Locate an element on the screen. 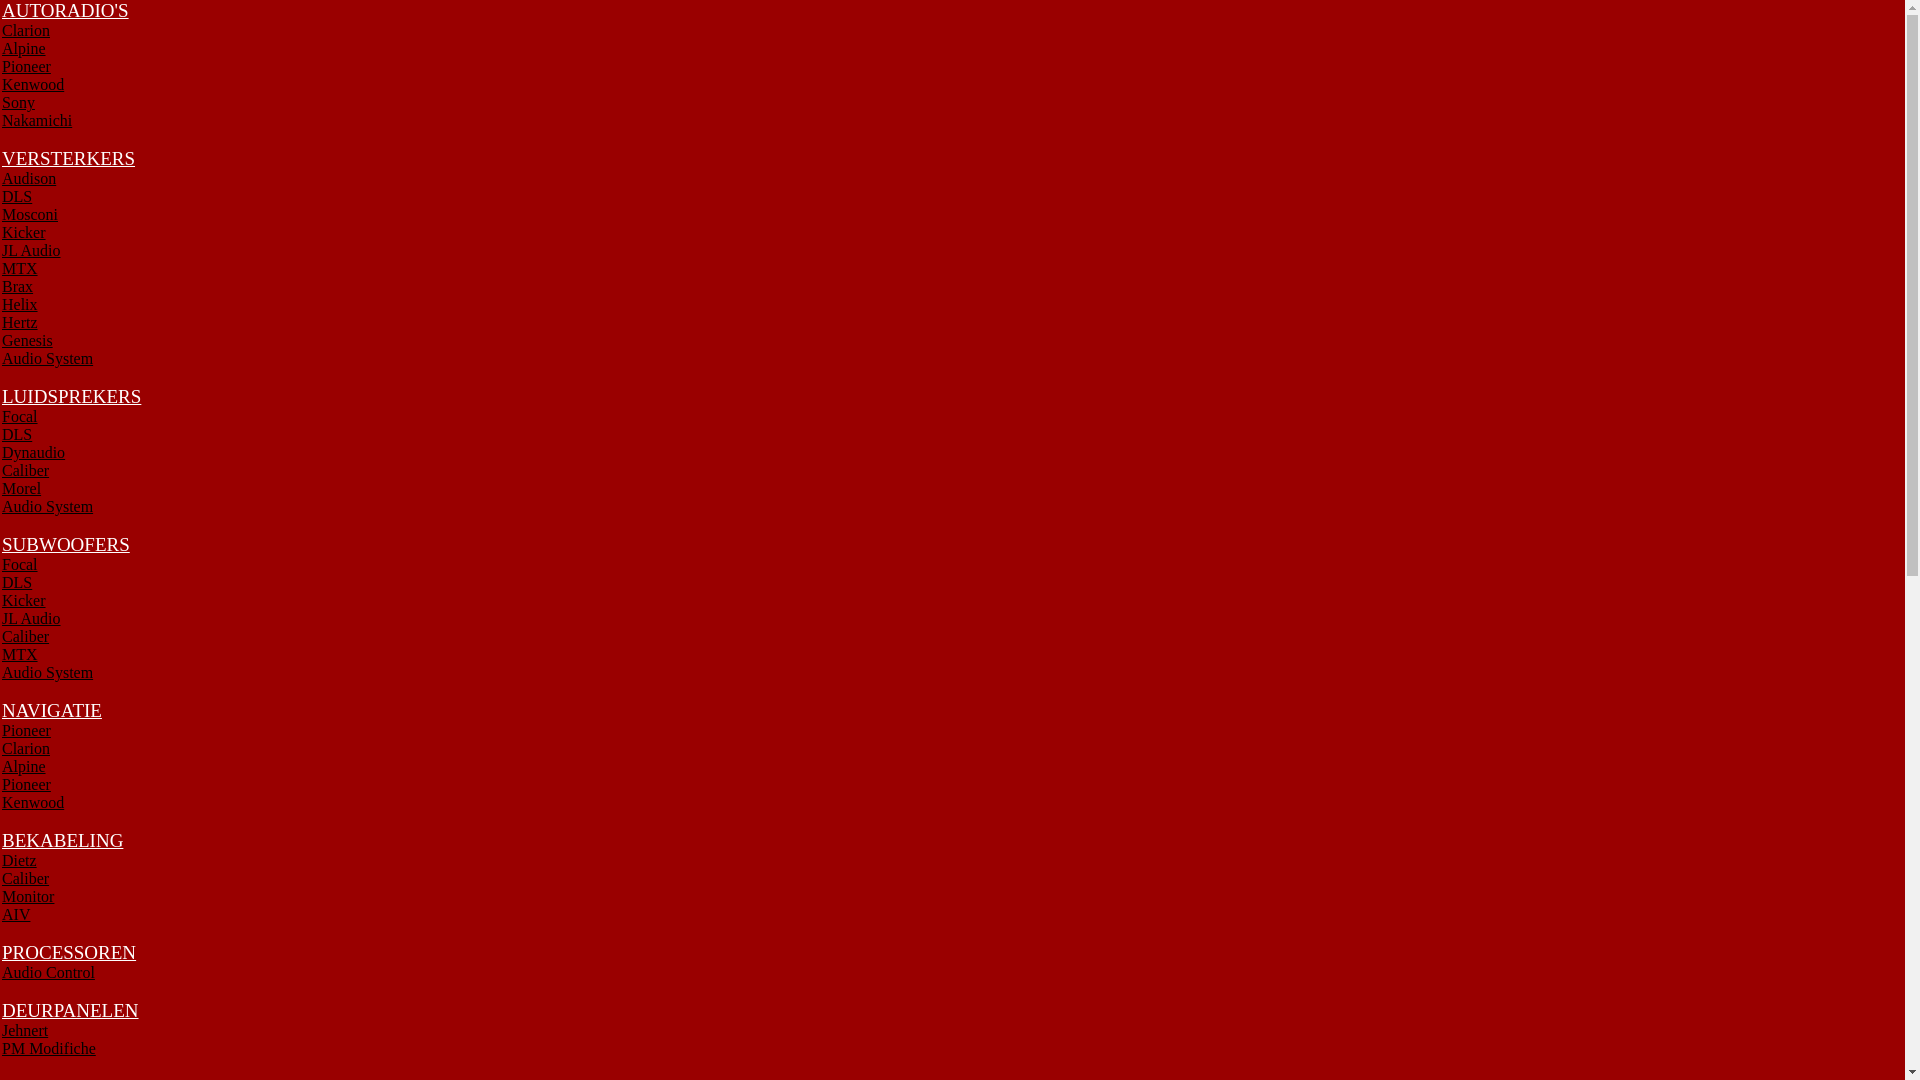 The image size is (1920, 1080). 'PM Modifiche' is located at coordinates (1, 1047).